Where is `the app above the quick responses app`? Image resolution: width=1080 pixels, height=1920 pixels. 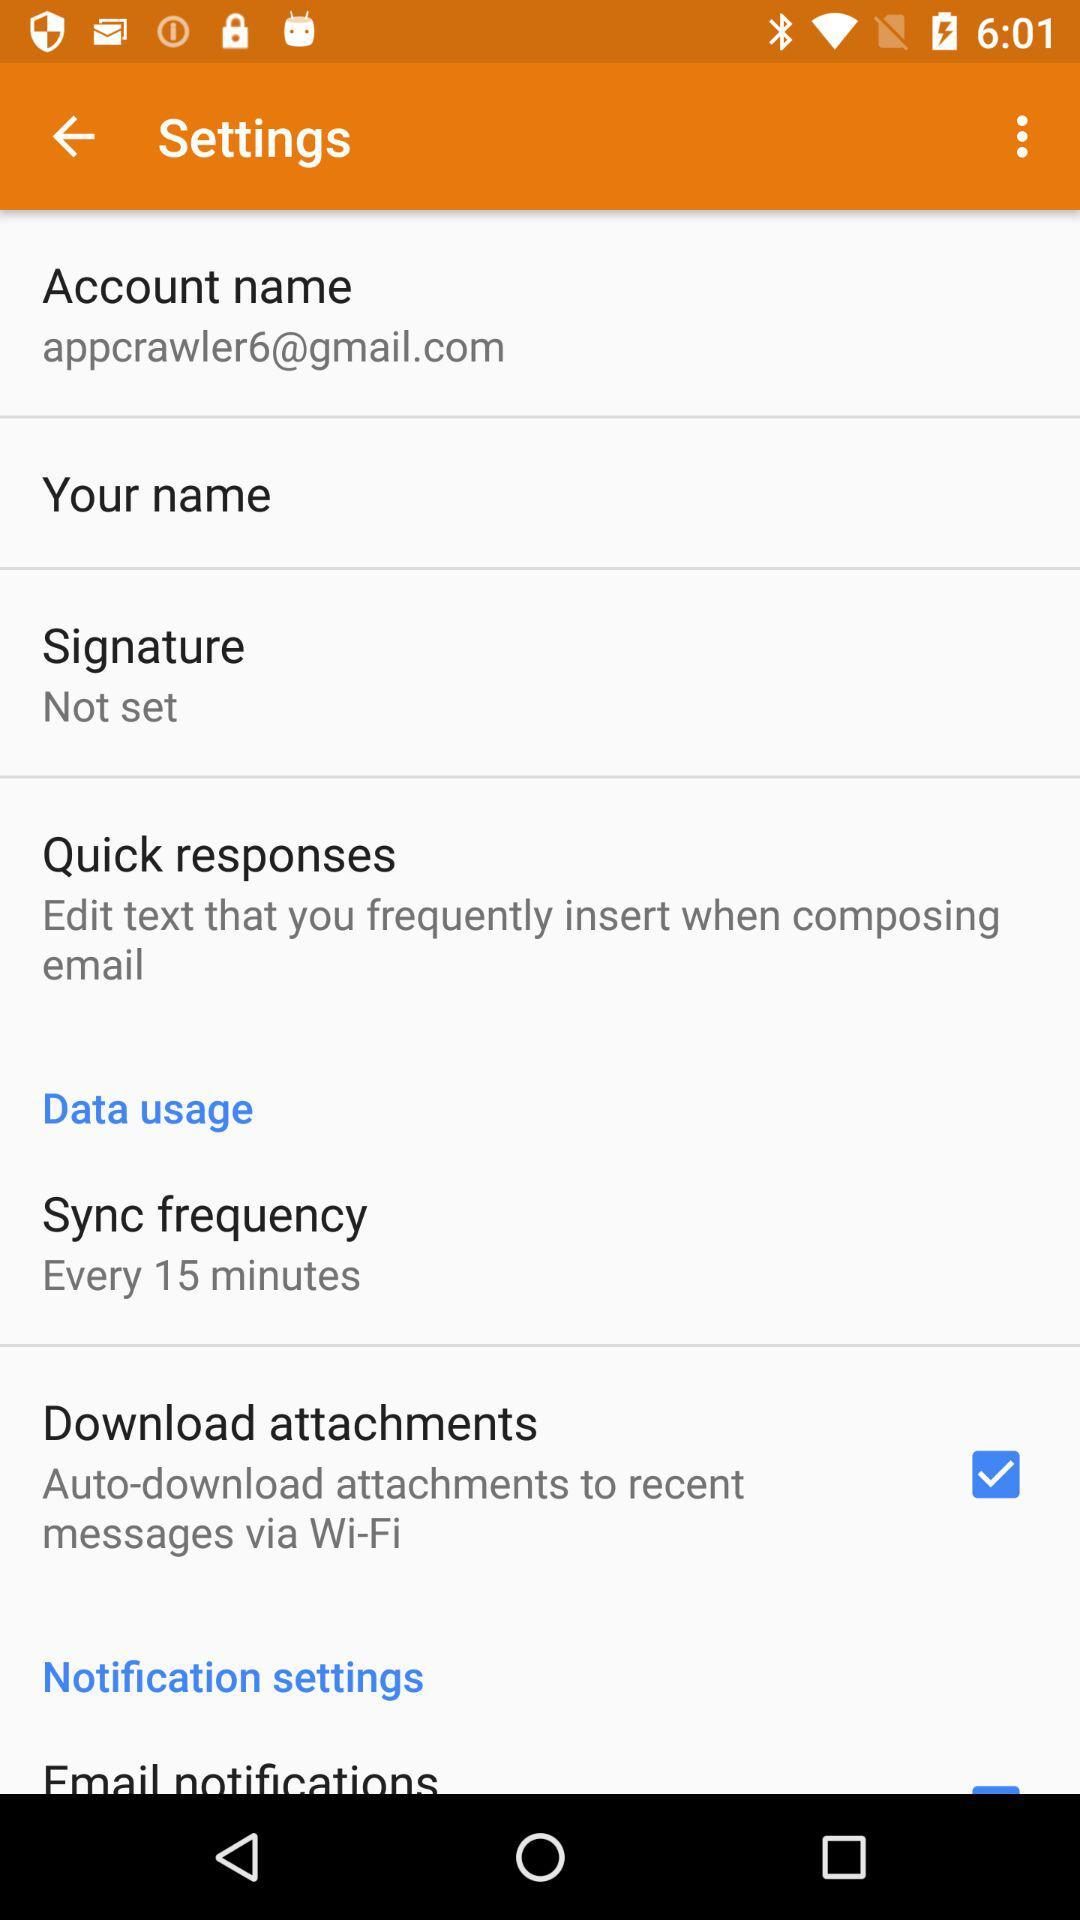 the app above the quick responses app is located at coordinates (109, 705).